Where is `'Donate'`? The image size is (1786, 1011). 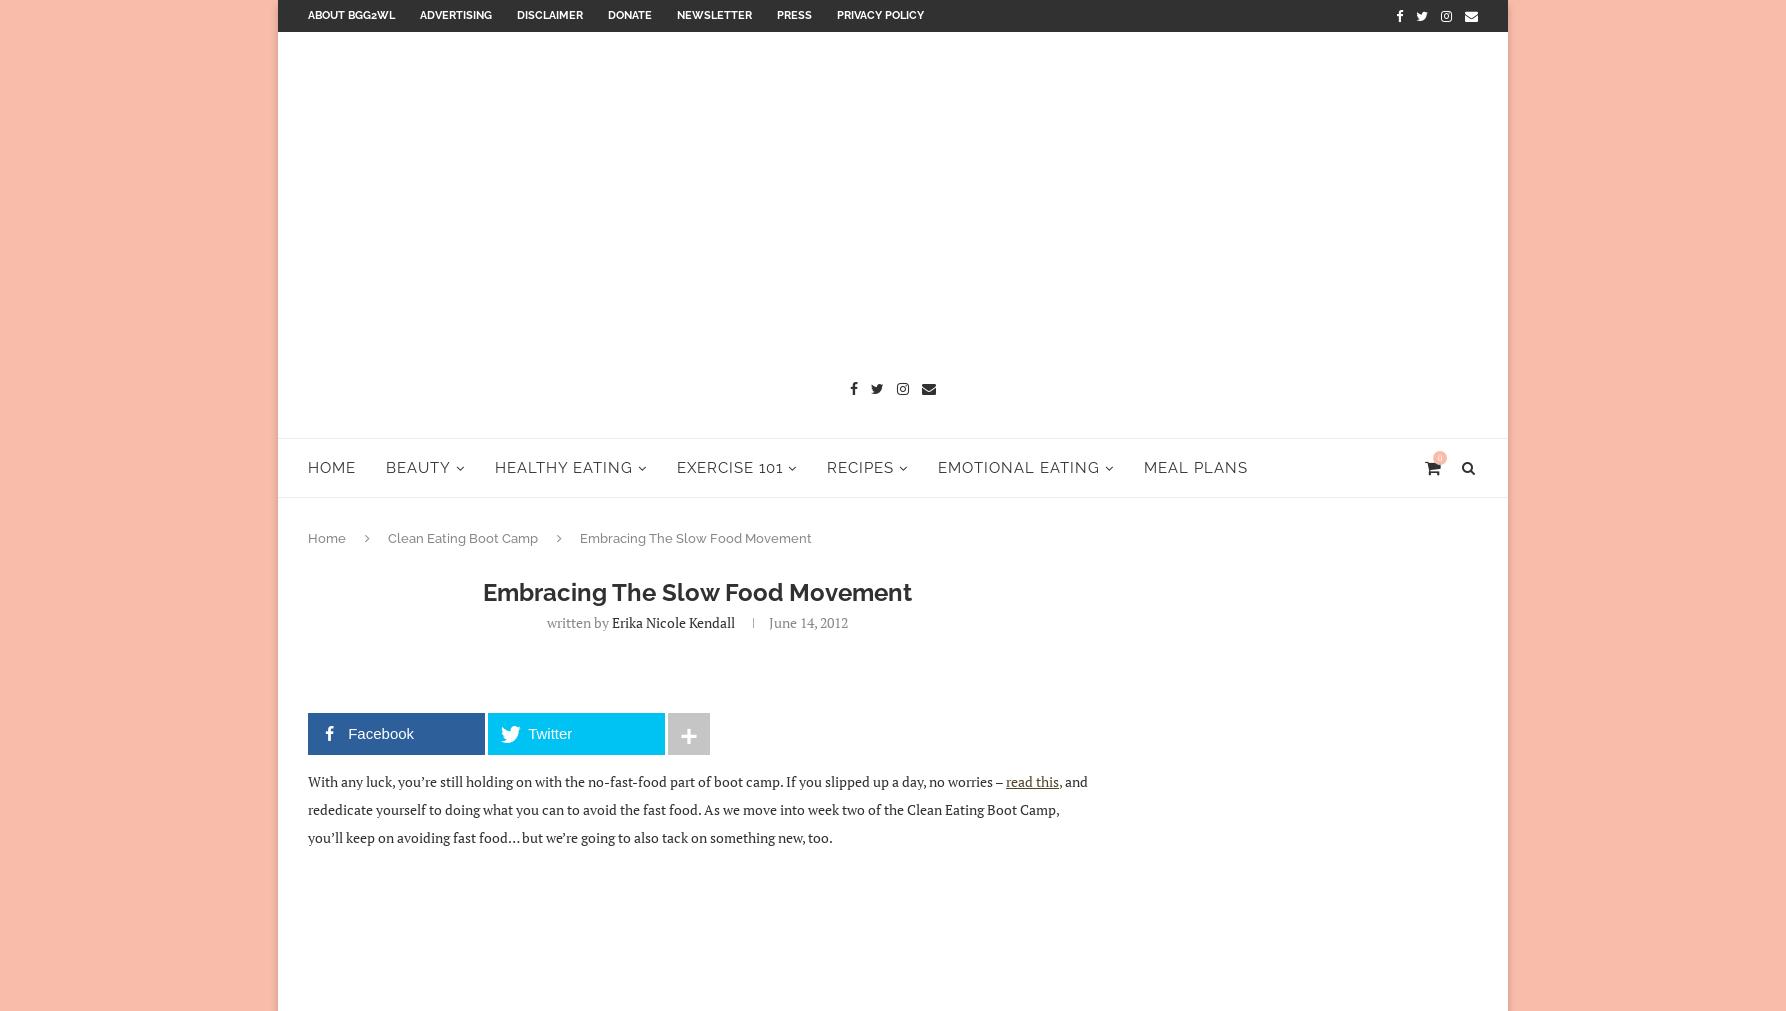 'Donate' is located at coordinates (629, 14).